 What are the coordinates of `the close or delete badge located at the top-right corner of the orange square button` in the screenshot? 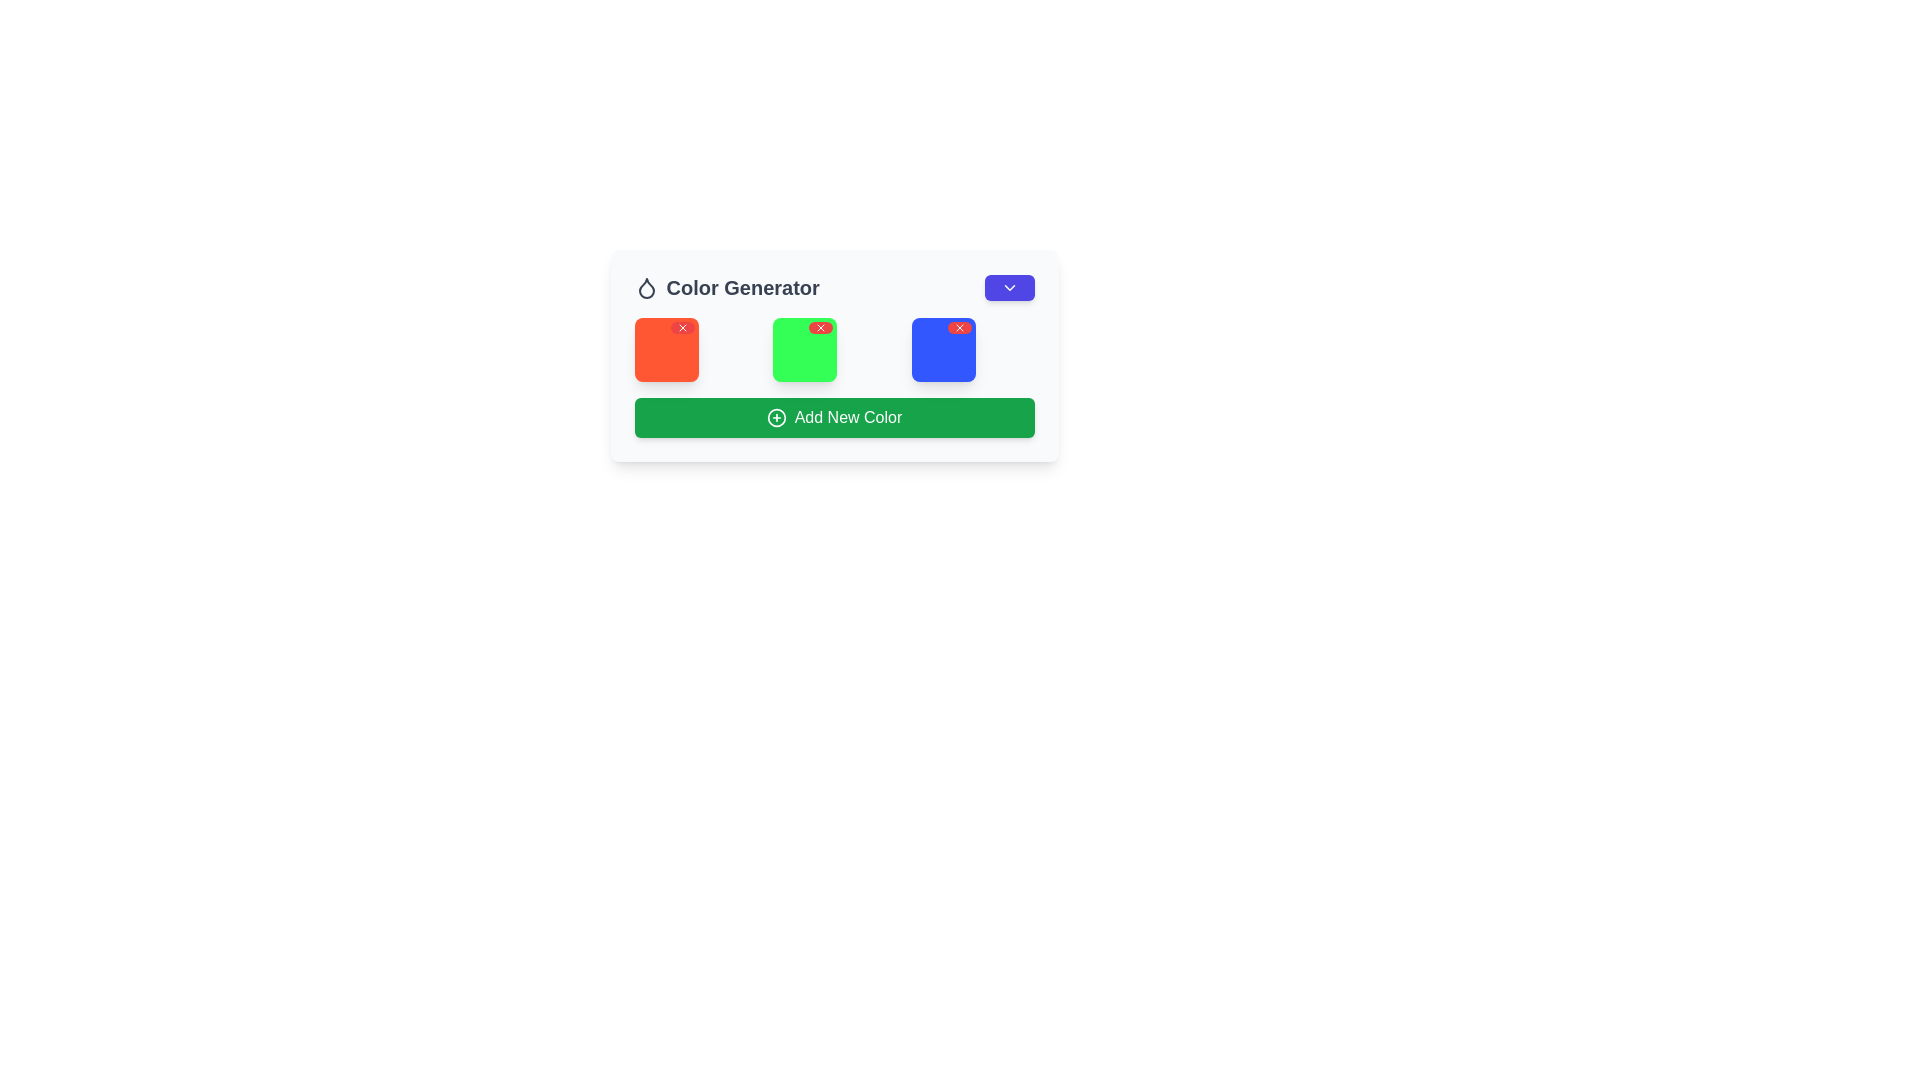 It's located at (682, 326).